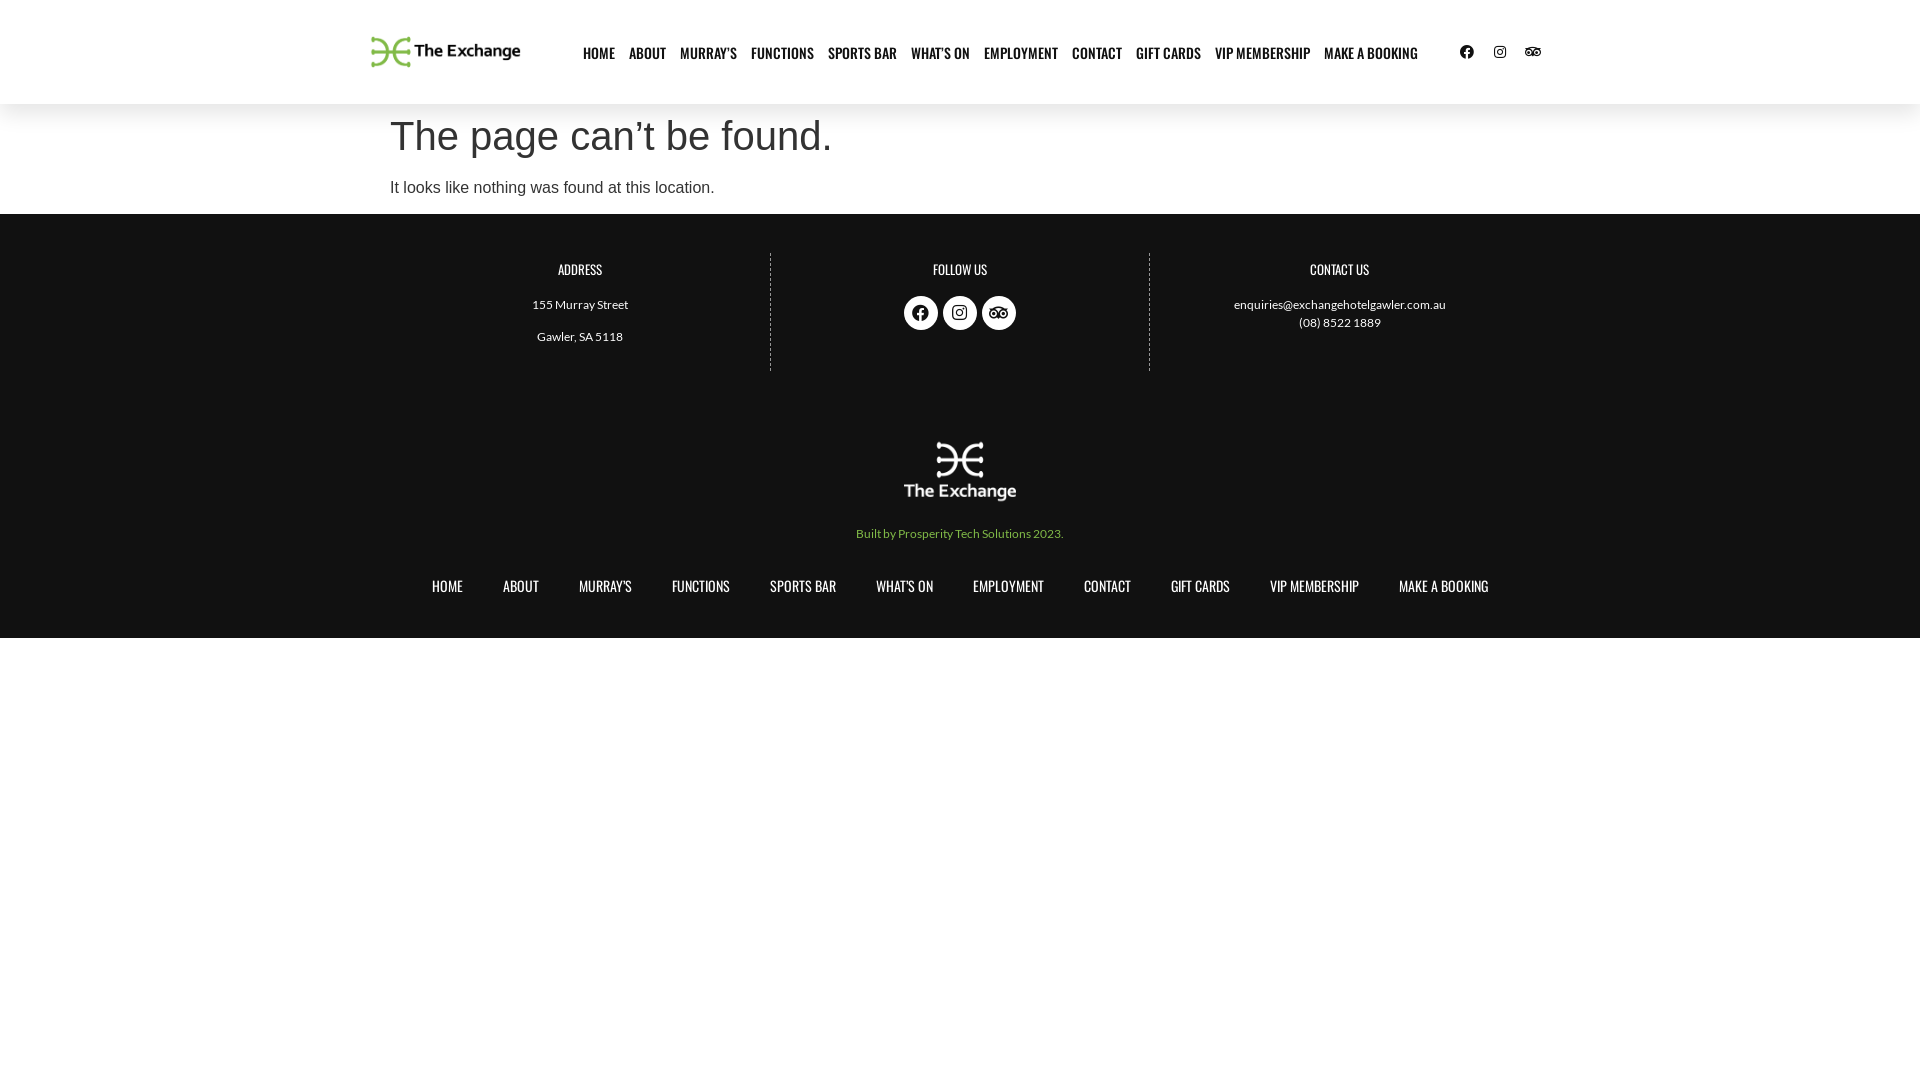  What do you see at coordinates (446, 585) in the screenshot?
I see `'HOME'` at bounding box center [446, 585].